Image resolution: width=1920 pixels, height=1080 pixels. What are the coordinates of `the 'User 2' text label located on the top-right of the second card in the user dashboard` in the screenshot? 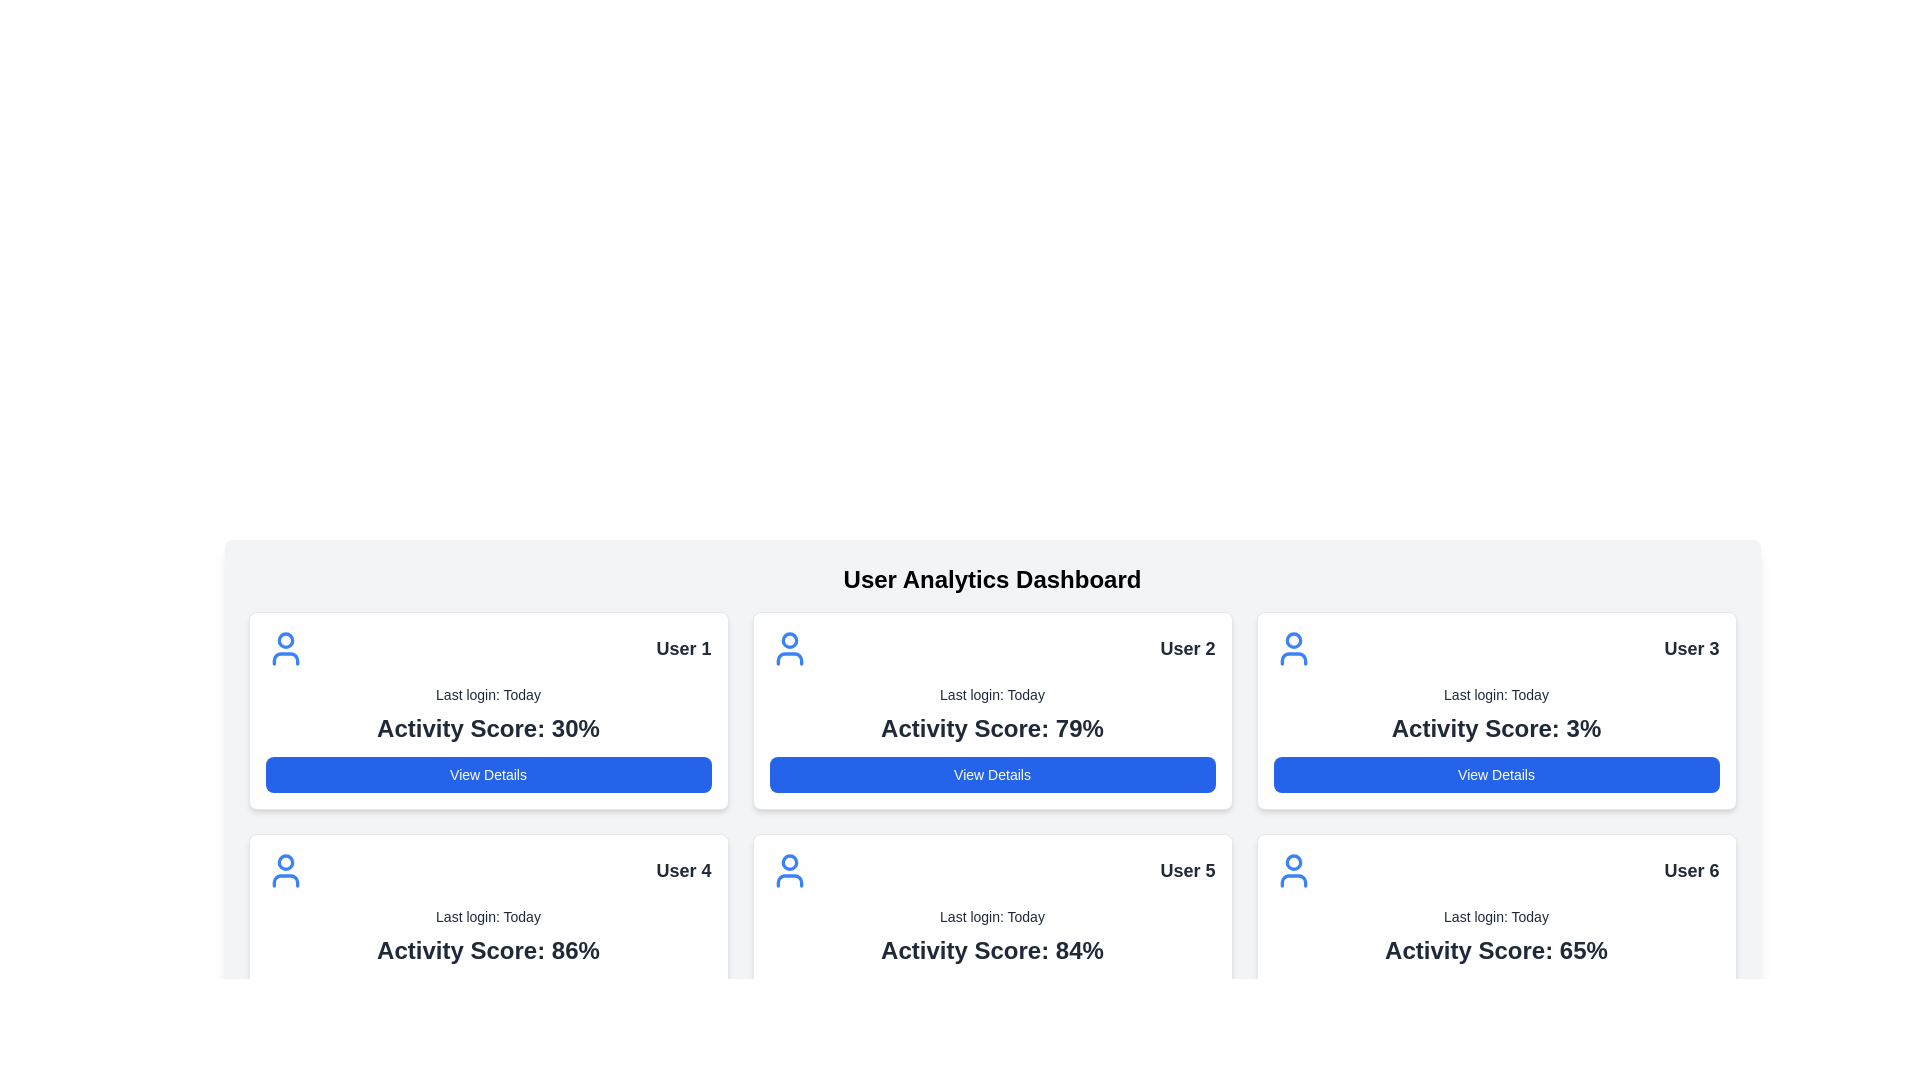 It's located at (1187, 648).